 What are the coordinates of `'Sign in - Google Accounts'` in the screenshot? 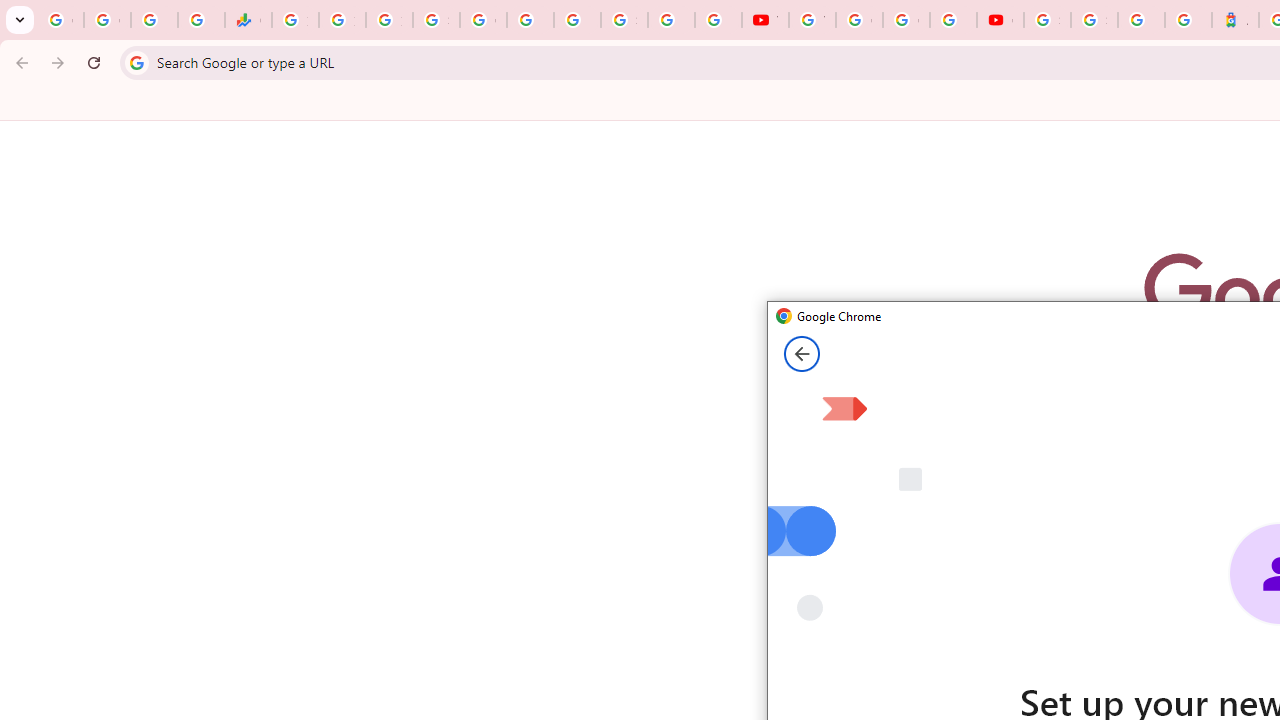 It's located at (1093, 20).